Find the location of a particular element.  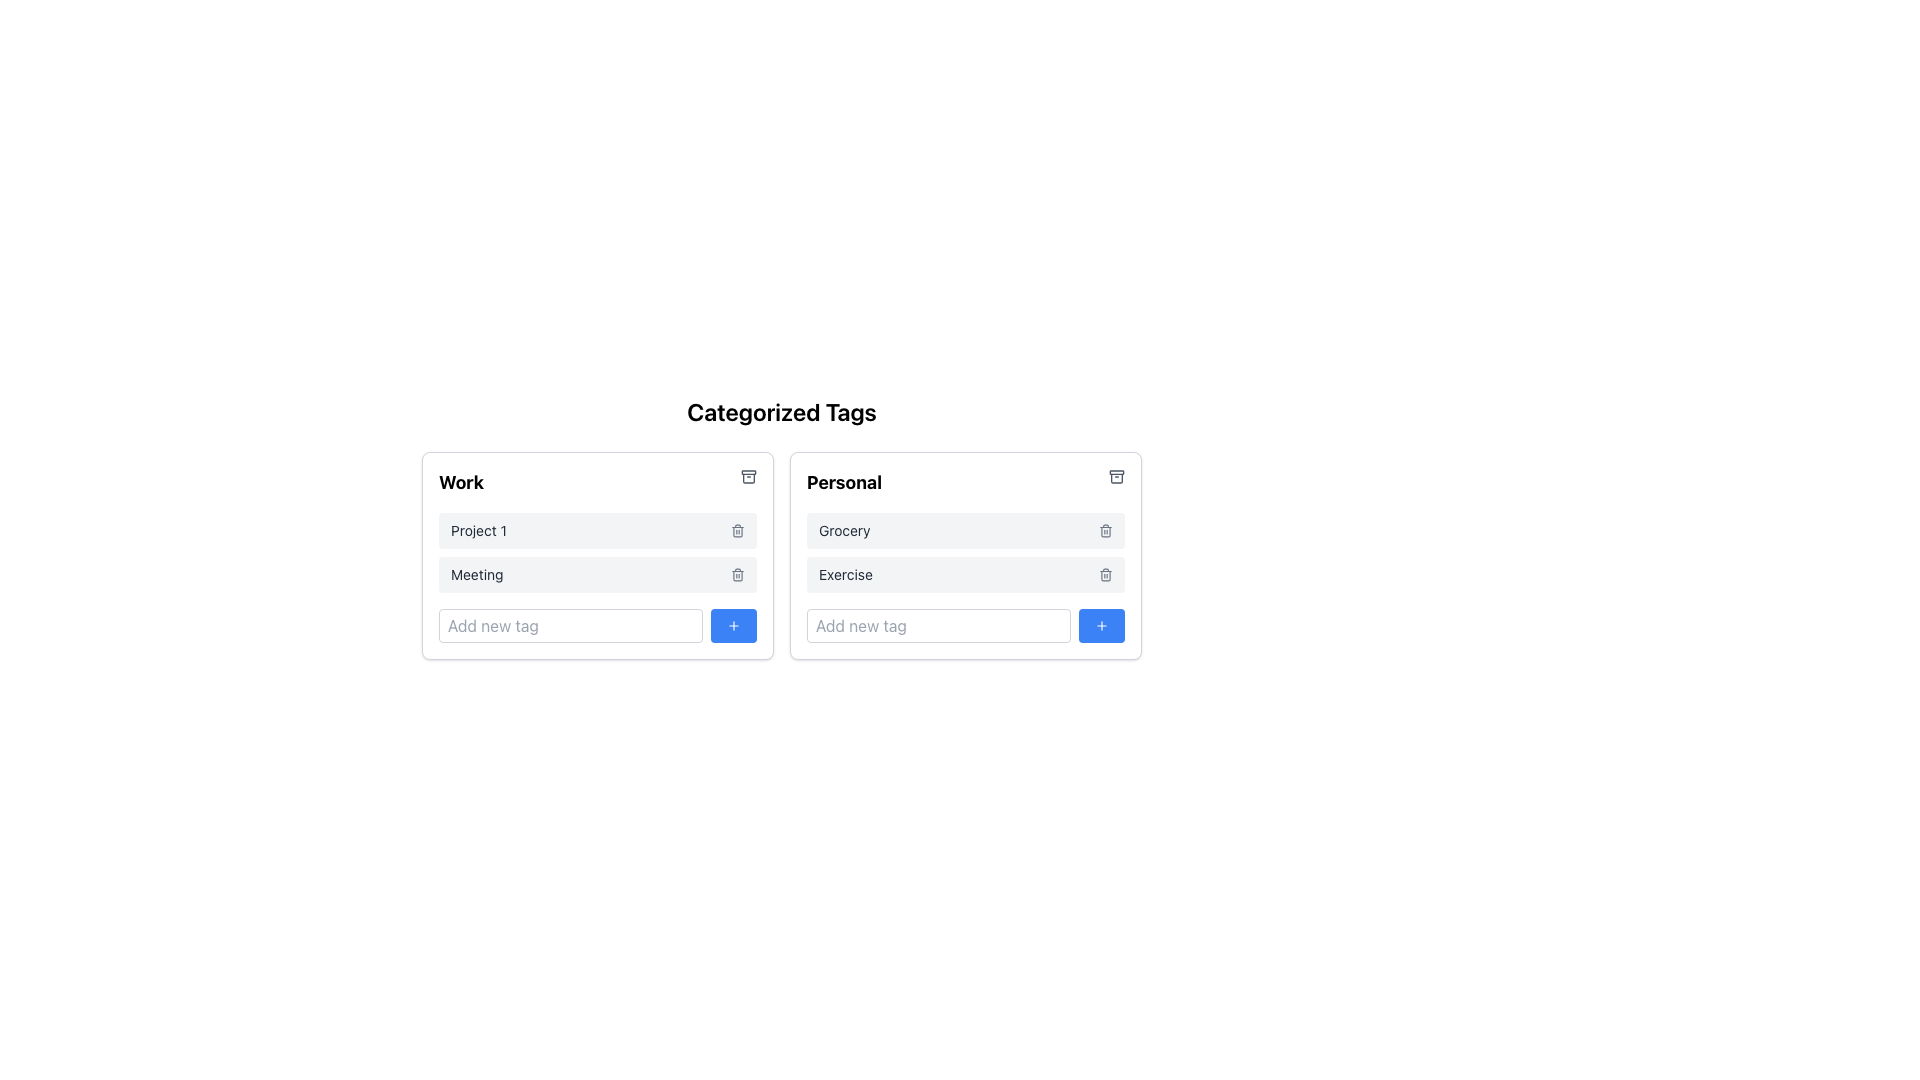

the title text element that provides context for the section, positioned above the 'Work' and 'Personal' sections is located at coordinates (781, 411).